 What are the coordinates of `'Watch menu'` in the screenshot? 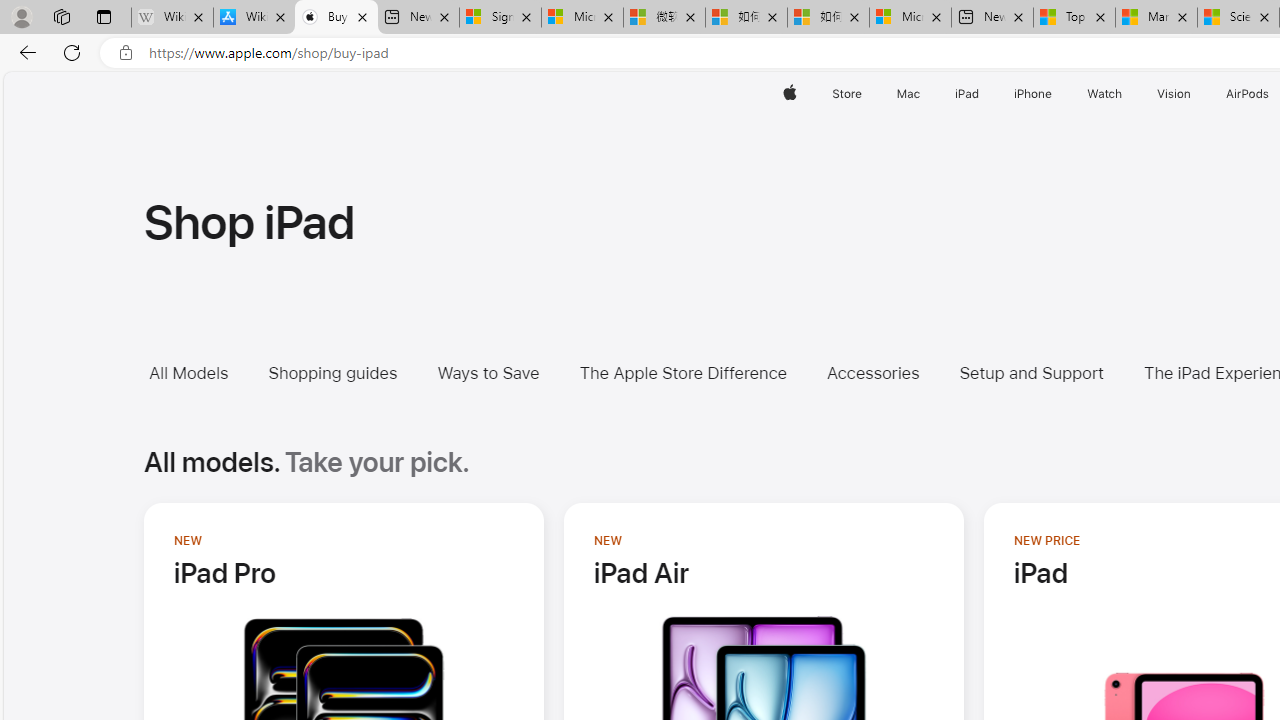 It's located at (1126, 93).